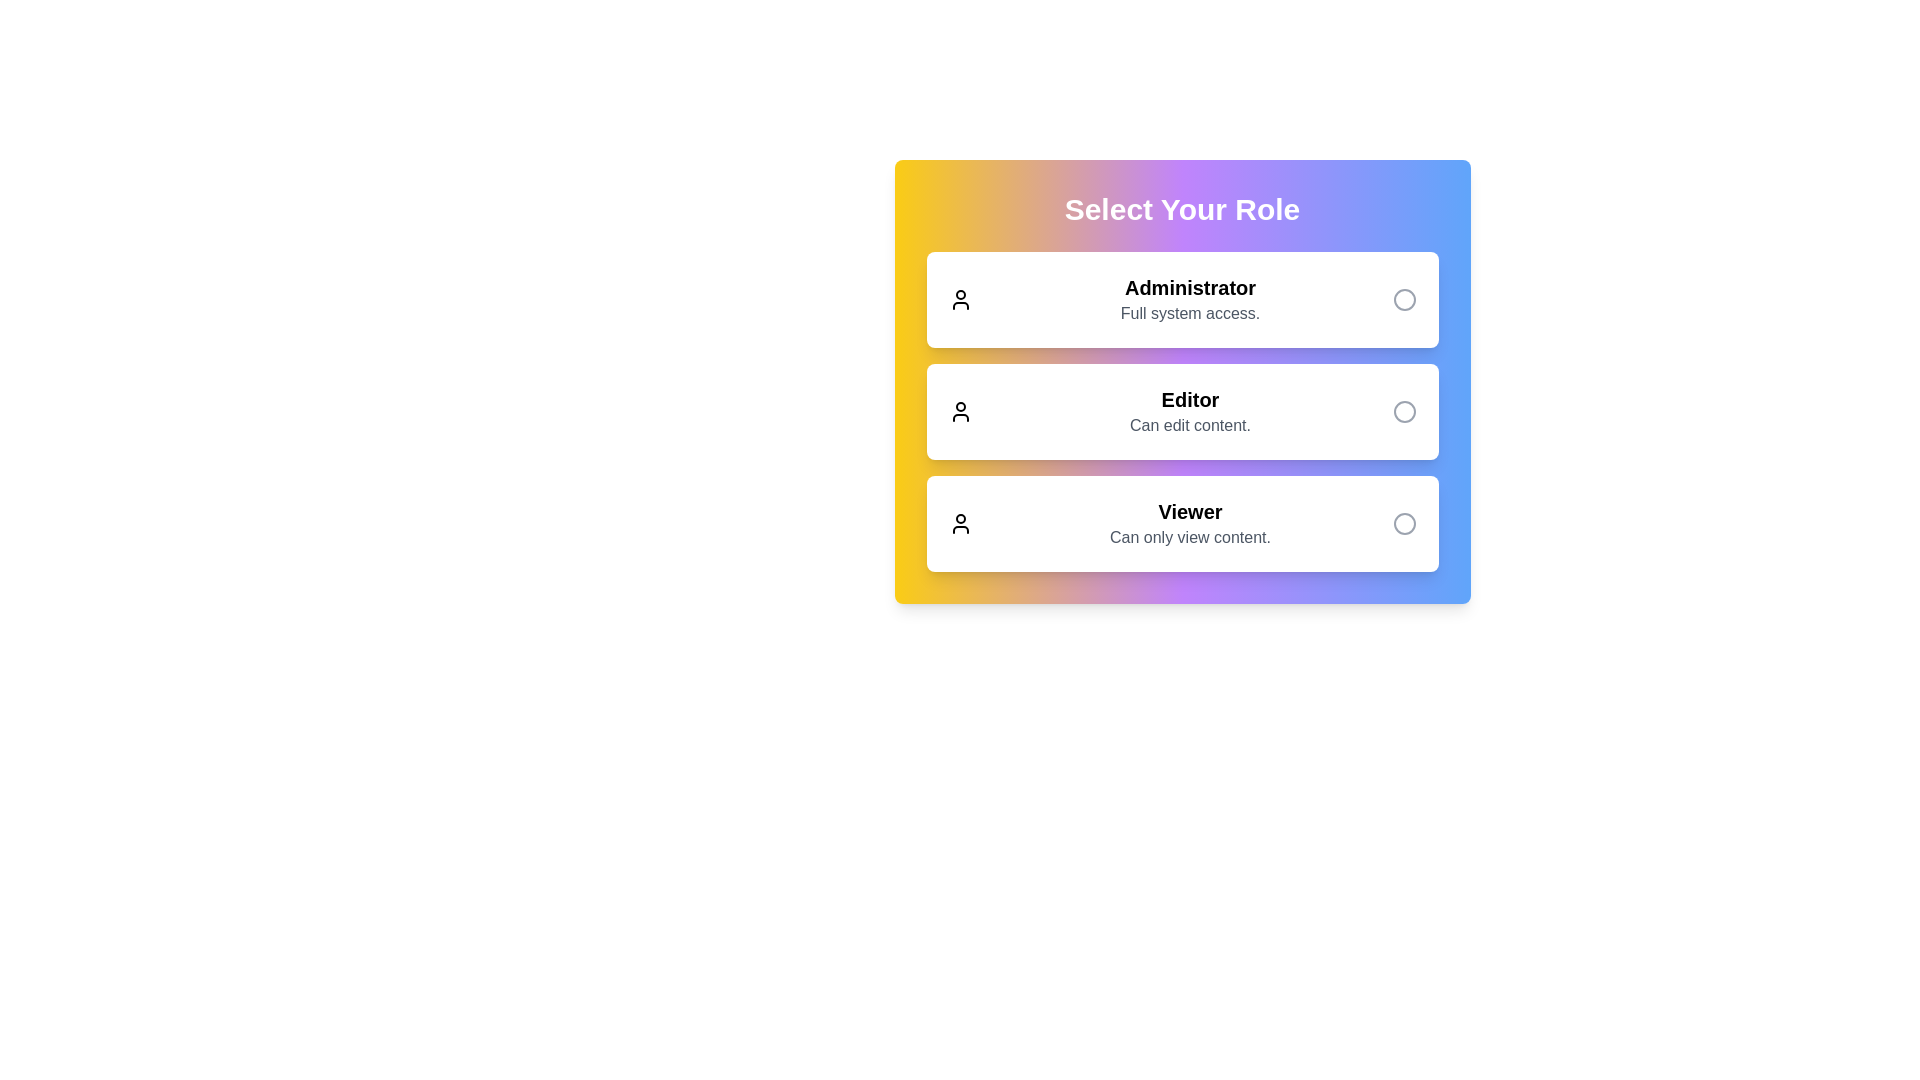 The height and width of the screenshot is (1080, 1920). What do you see at coordinates (1190, 424) in the screenshot?
I see `the static informational text 'Can edit content.' which is located below the title 'Editor' in the second card of the role selection options` at bounding box center [1190, 424].